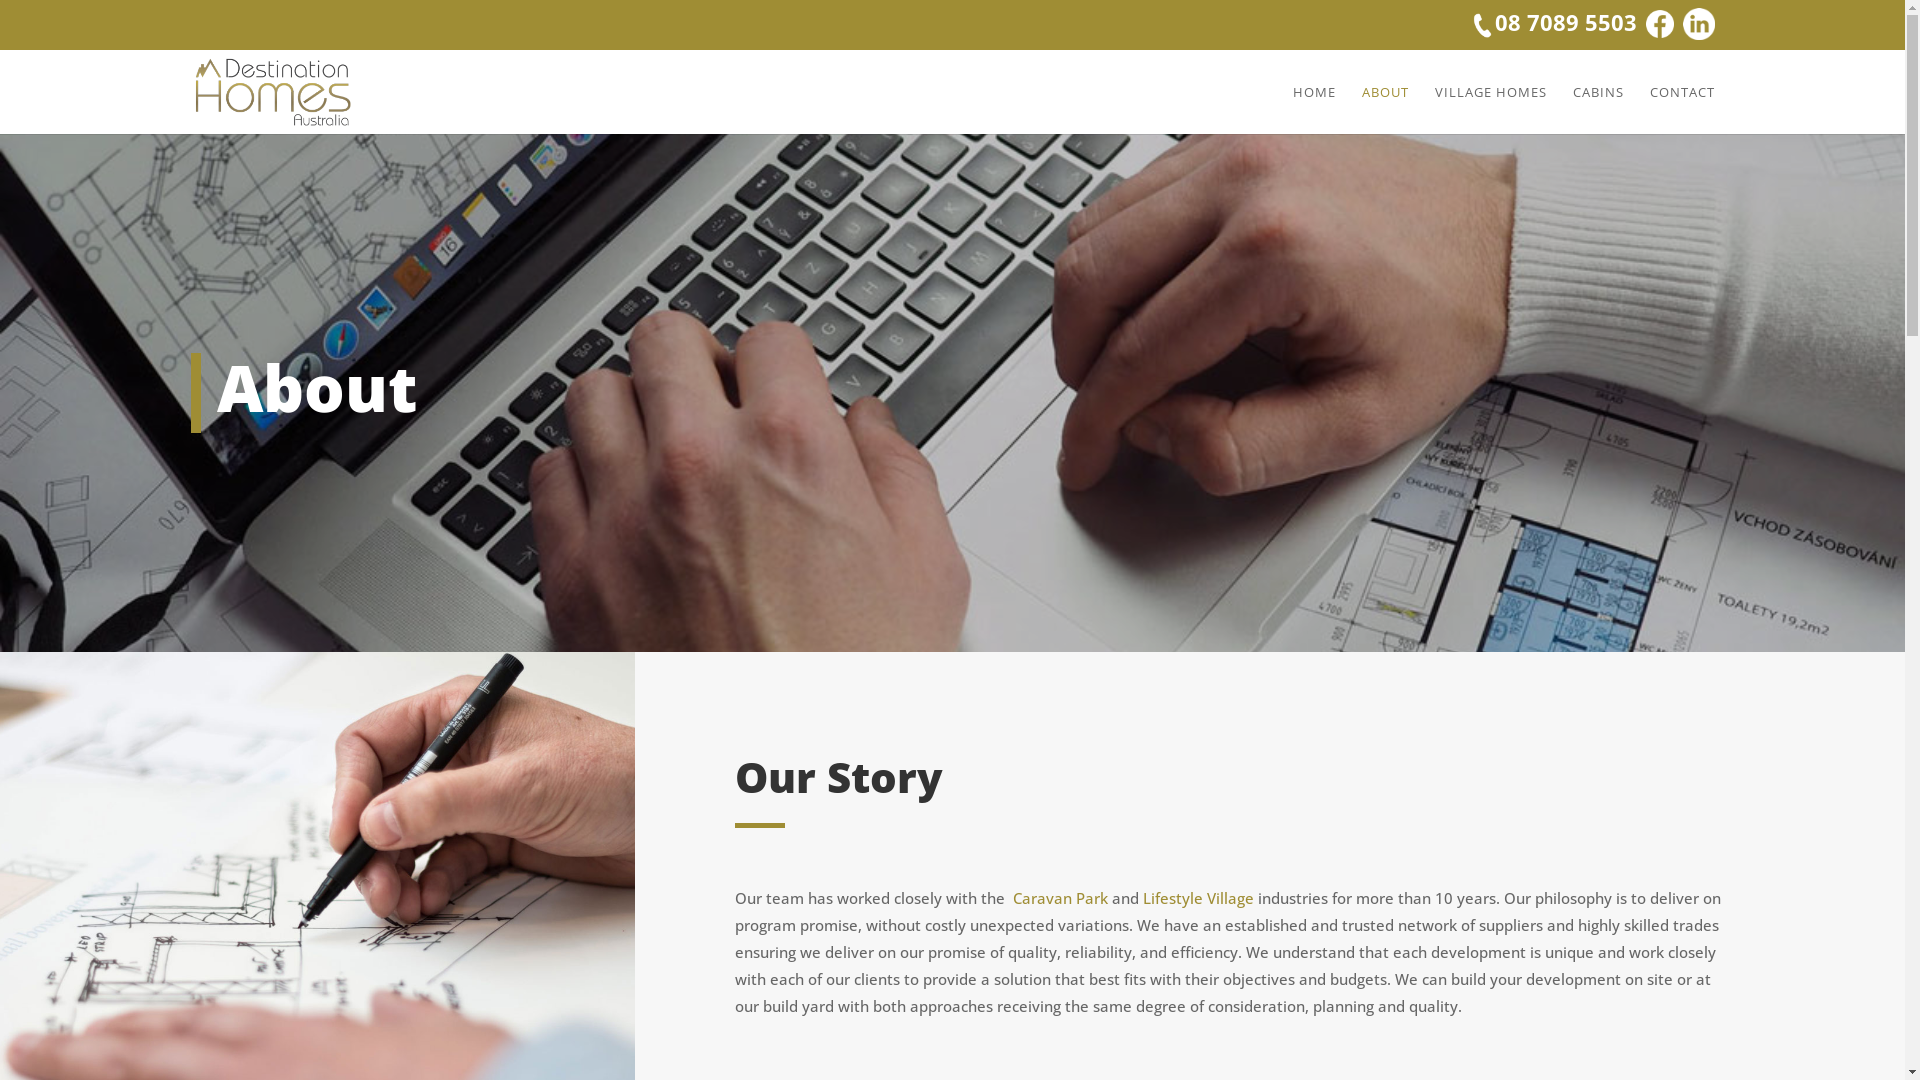 The height and width of the screenshot is (1080, 1920). Describe the element at coordinates (1489, 109) in the screenshot. I see `'VILLAGE HOMES'` at that location.